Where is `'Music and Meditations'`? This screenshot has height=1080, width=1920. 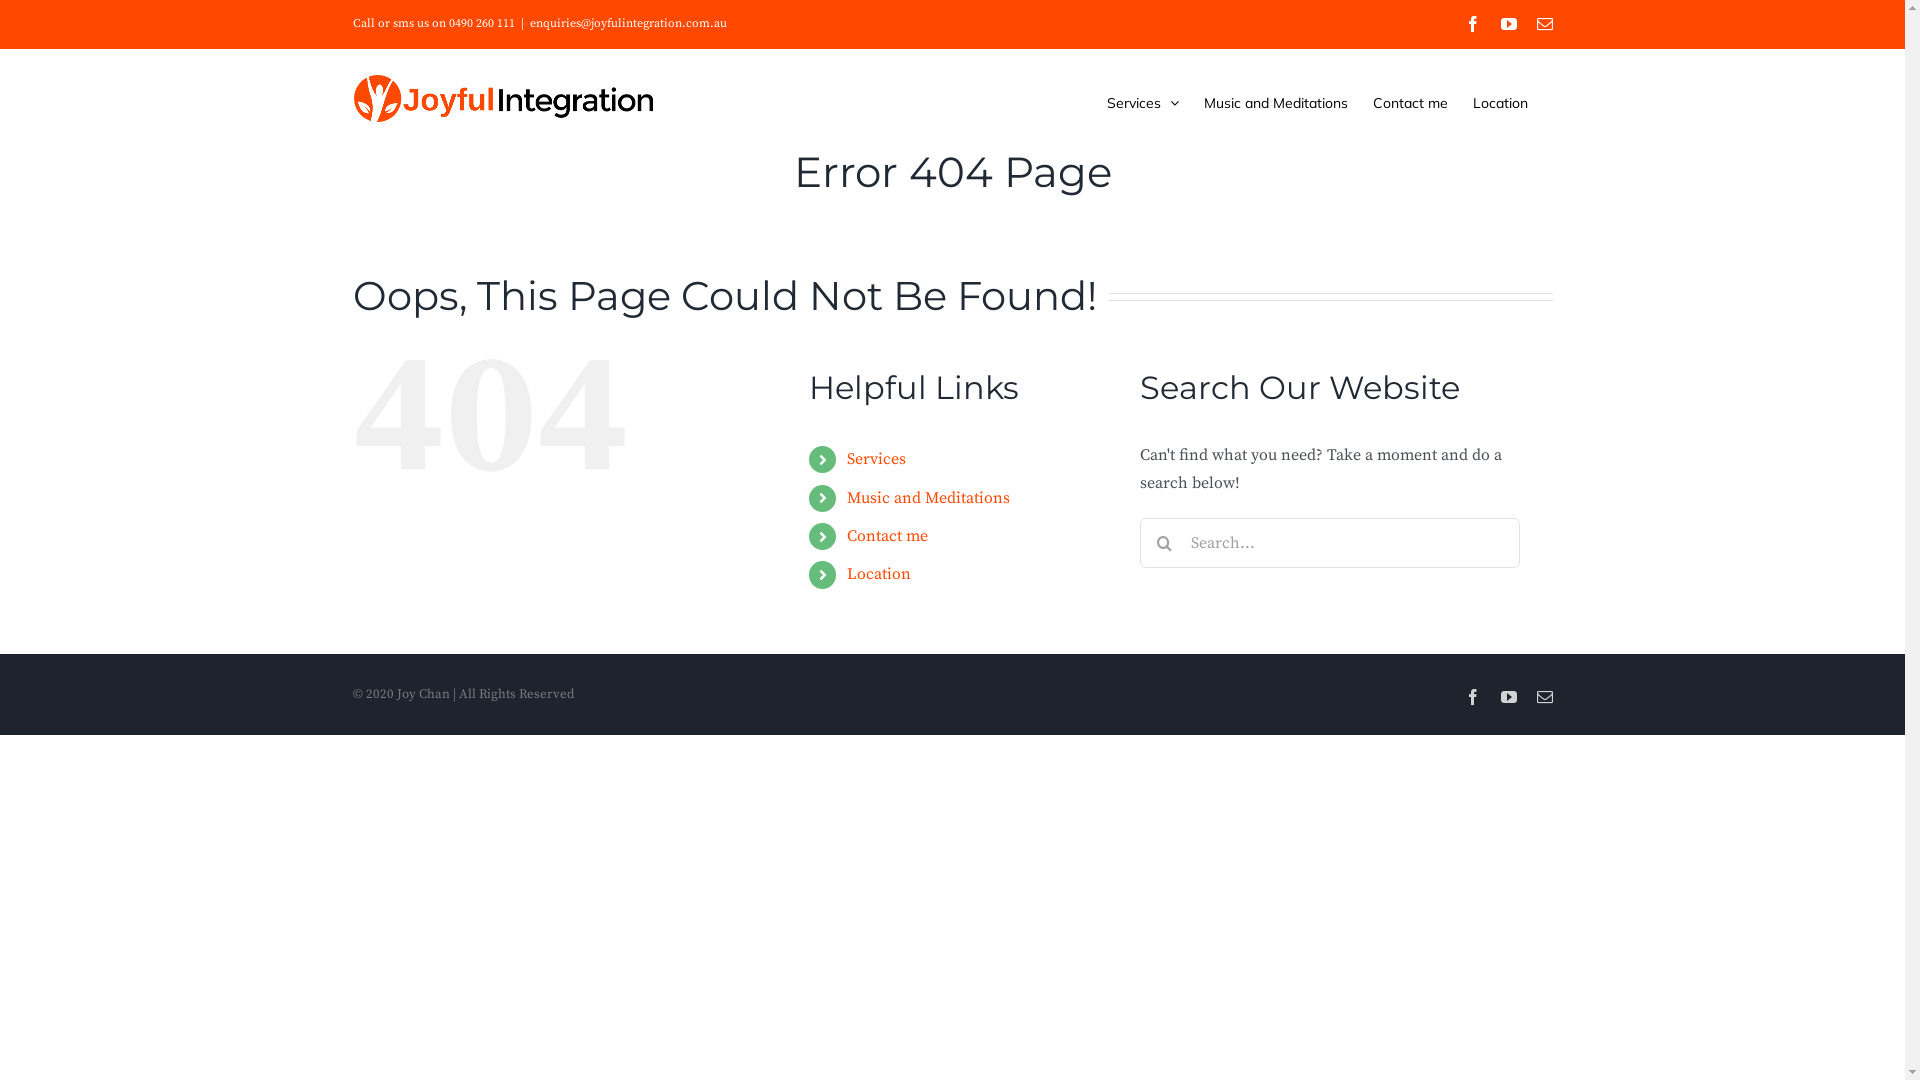
'Music and Meditations' is located at coordinates (1275, 102).